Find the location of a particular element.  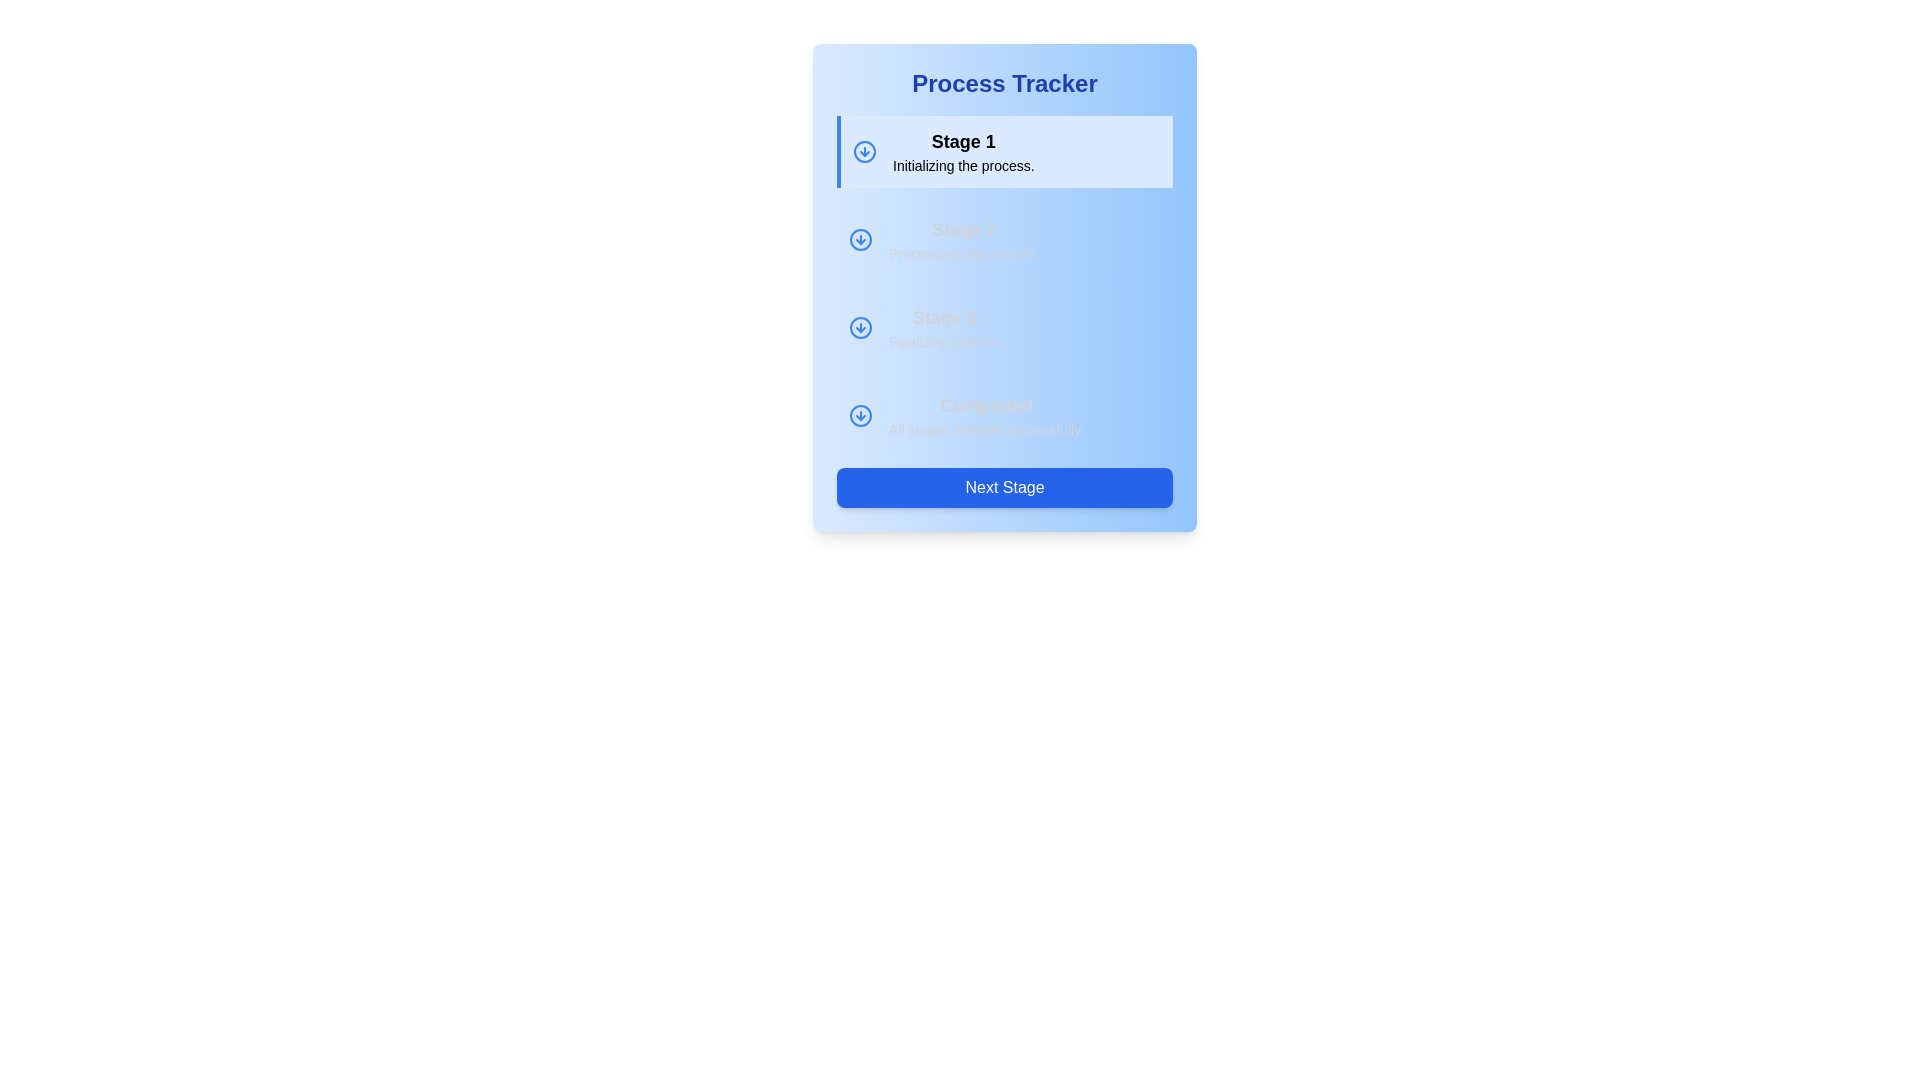

the circular icon with a downward-pointing arrow inside, featuring a blue outline and white interior, located near the left side of the panel adjacent to the text 'Stage 2 Processing data entries' for status indication is located at coordinates (860, 238).